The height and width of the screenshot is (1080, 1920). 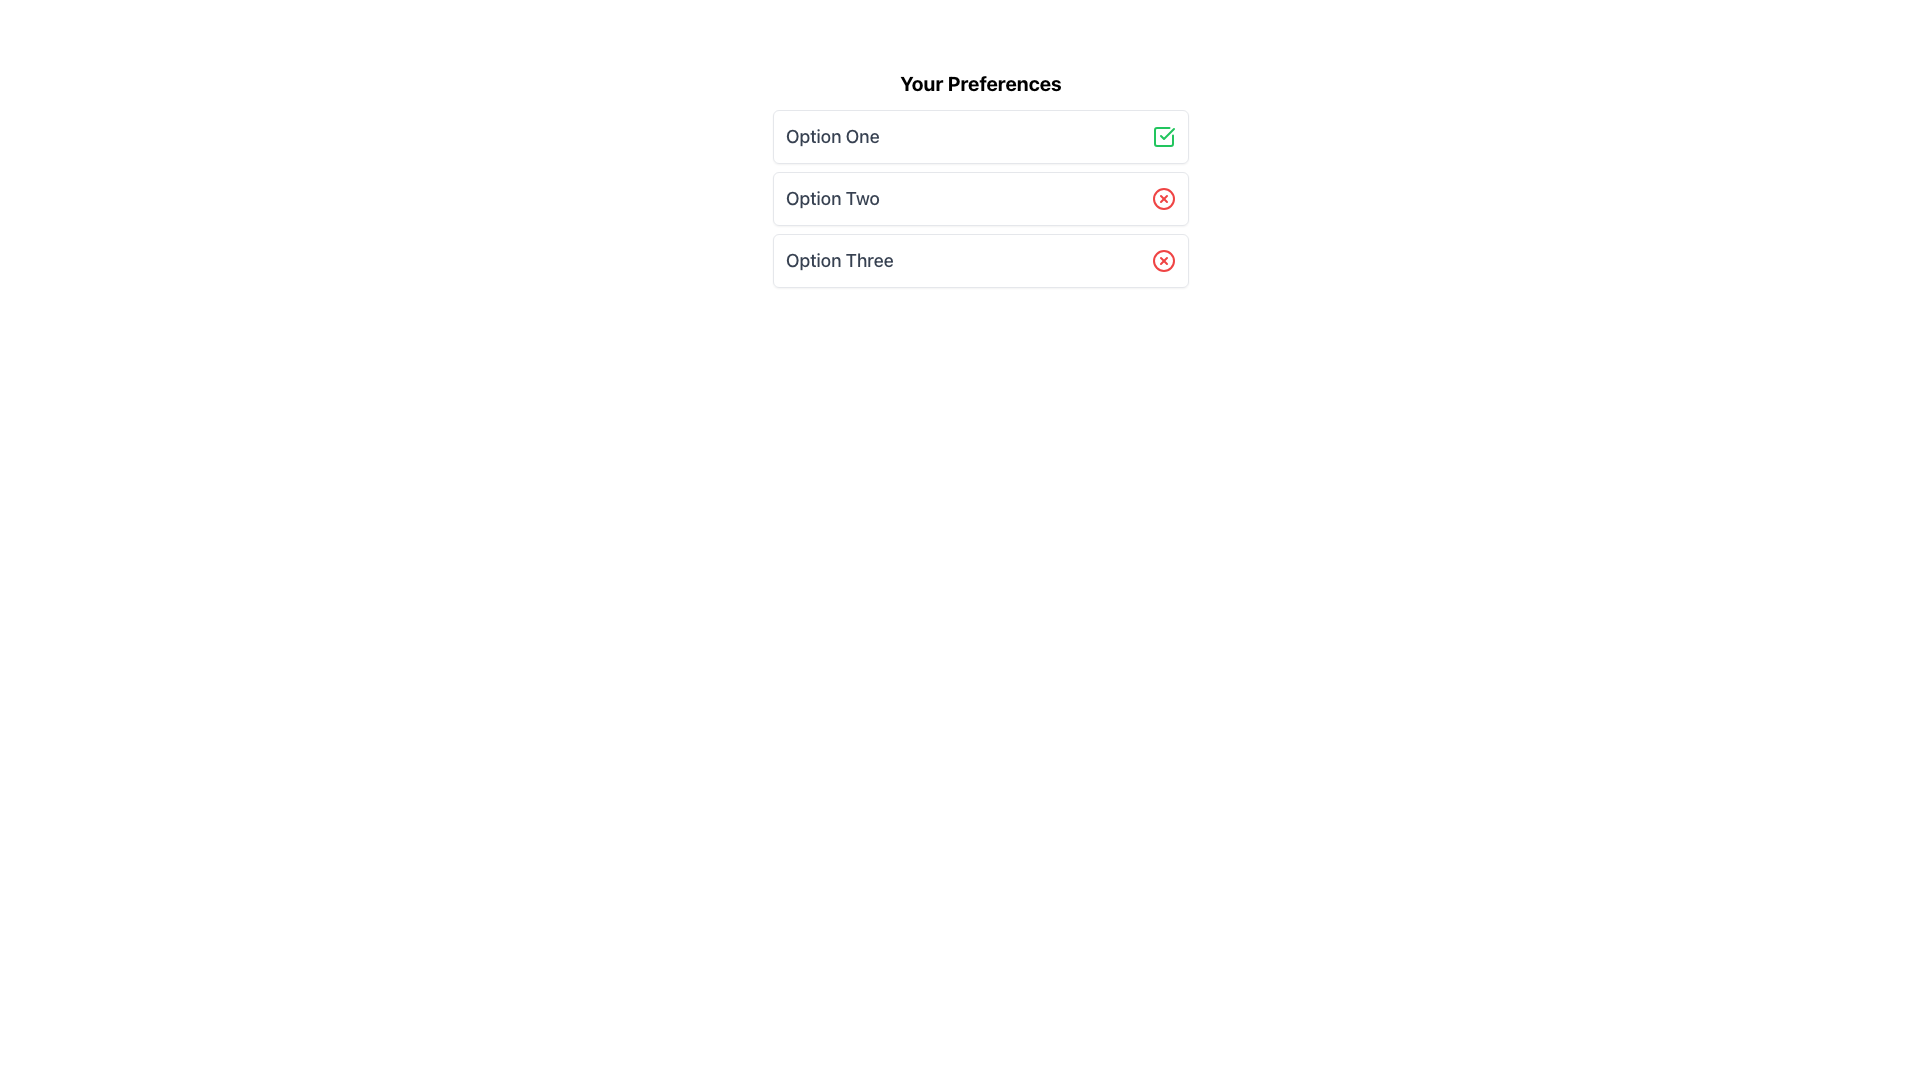 What do you see at coordinates (839, 260) in the screenshot?
I see `static text label displaying 'Option Three', which is the third entry in the list of options under 'Your Preferences'` at bounding box center [839, 260].